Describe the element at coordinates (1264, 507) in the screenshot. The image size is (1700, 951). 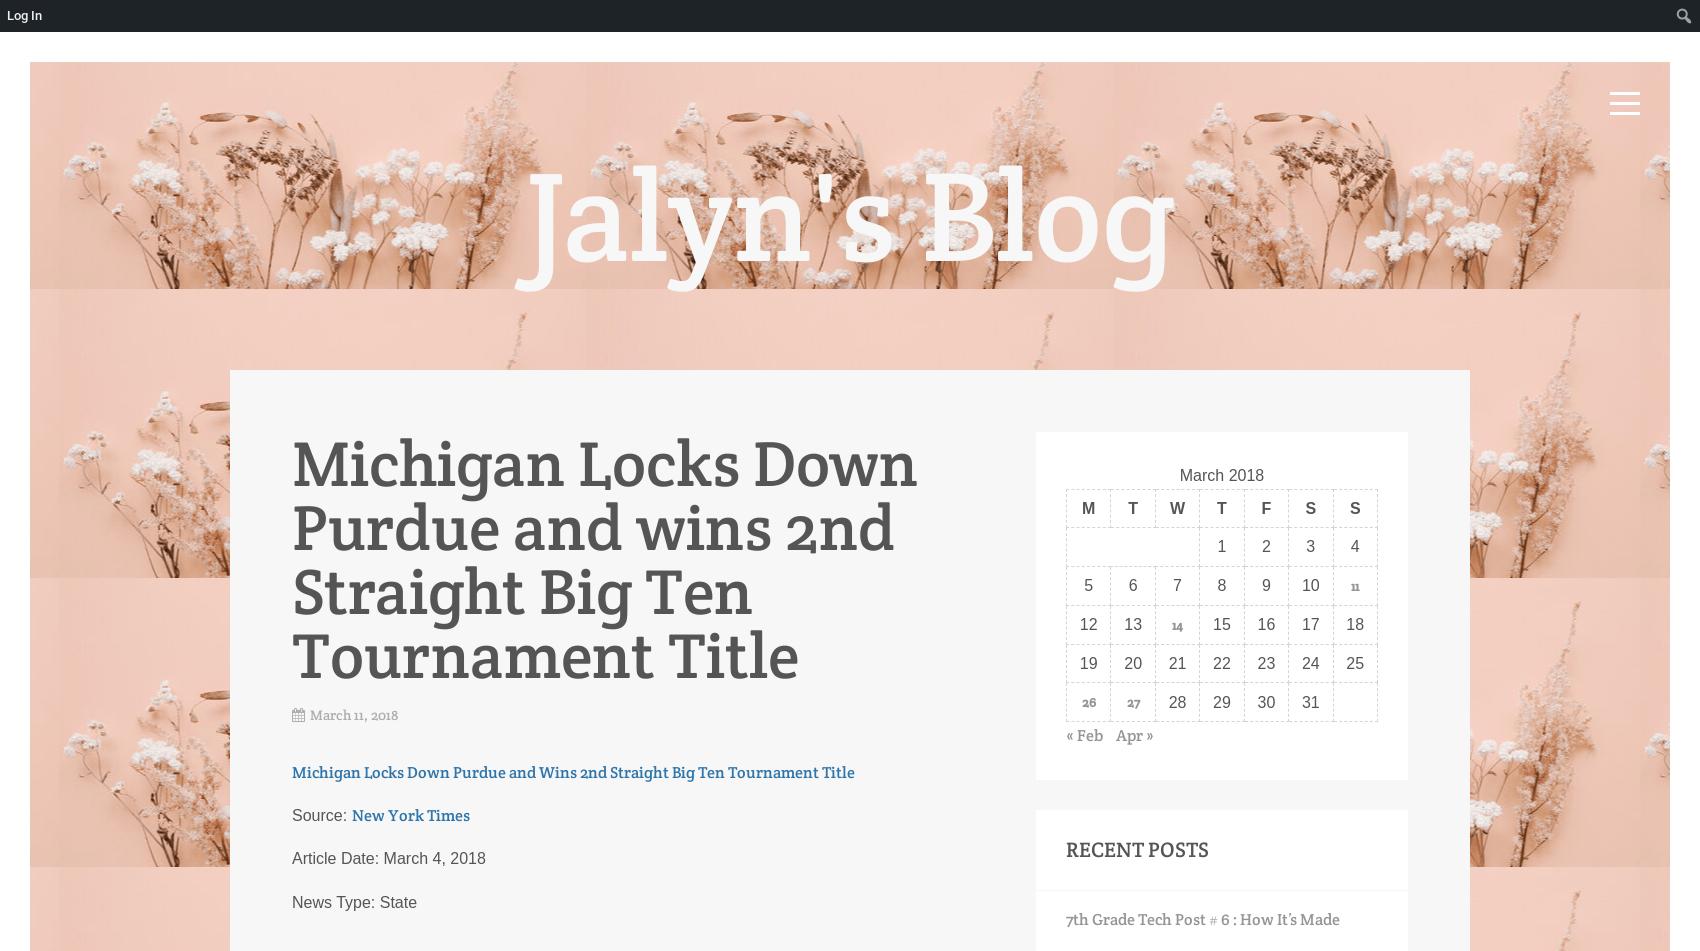
I see `'F'` at that location.